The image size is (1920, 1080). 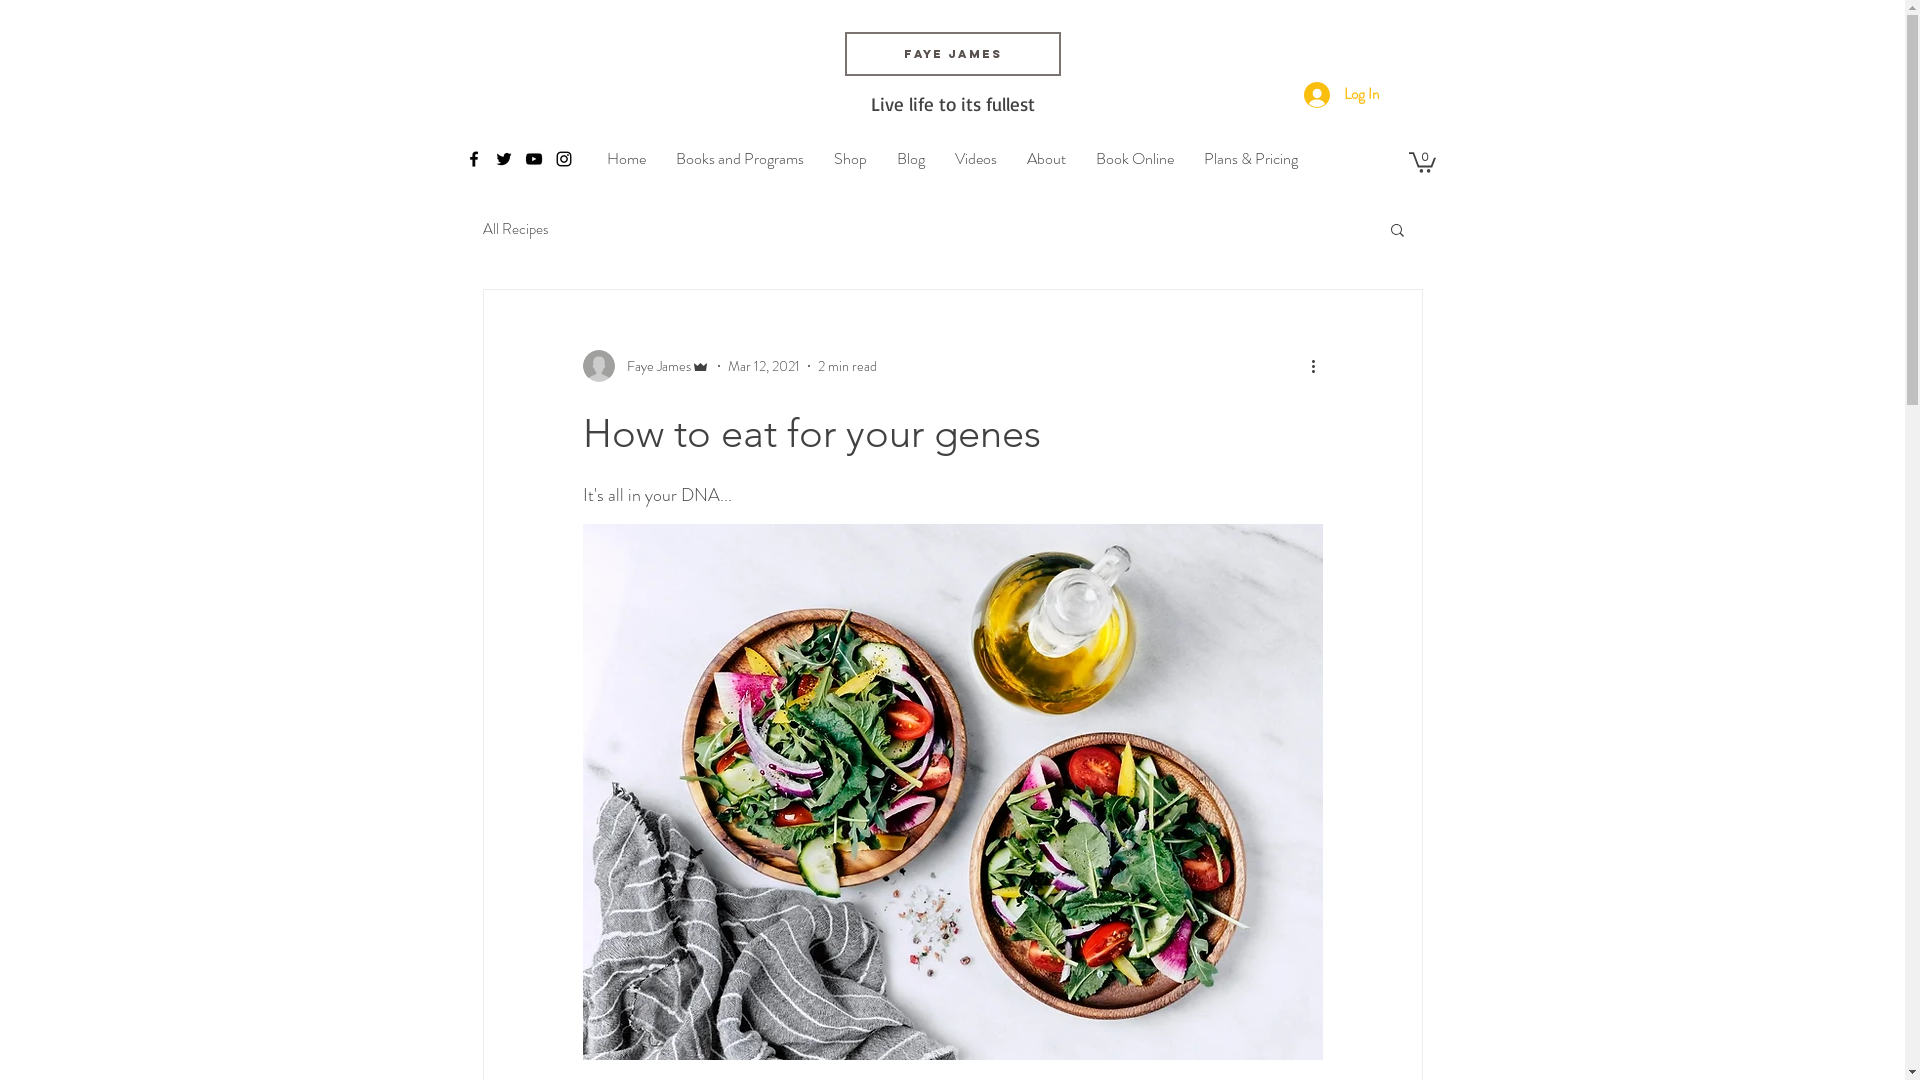 I want to click on 'Videos', so click(x=975, y=157).